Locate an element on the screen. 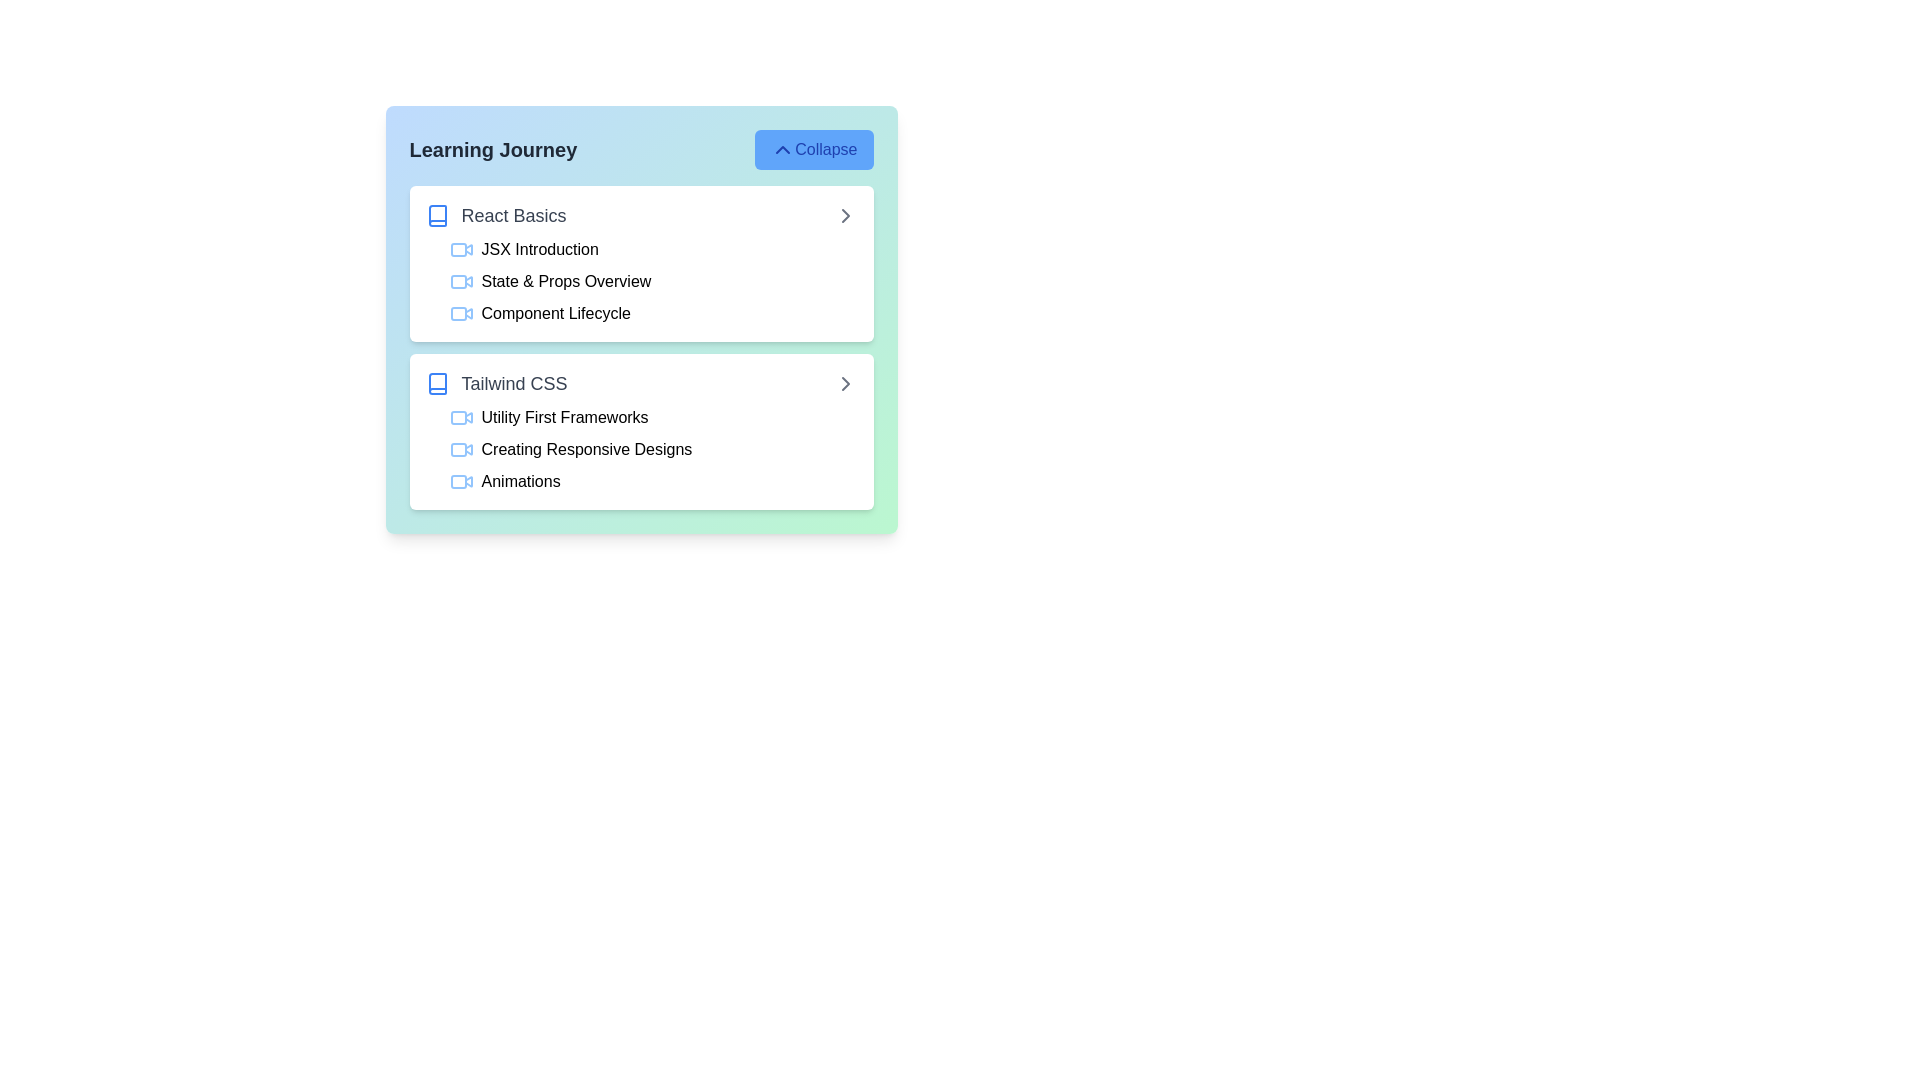 This screenshot has height=1080, width=1920. 'Collapse' button to toggle the state of the component is located at coordinates (814, 149).